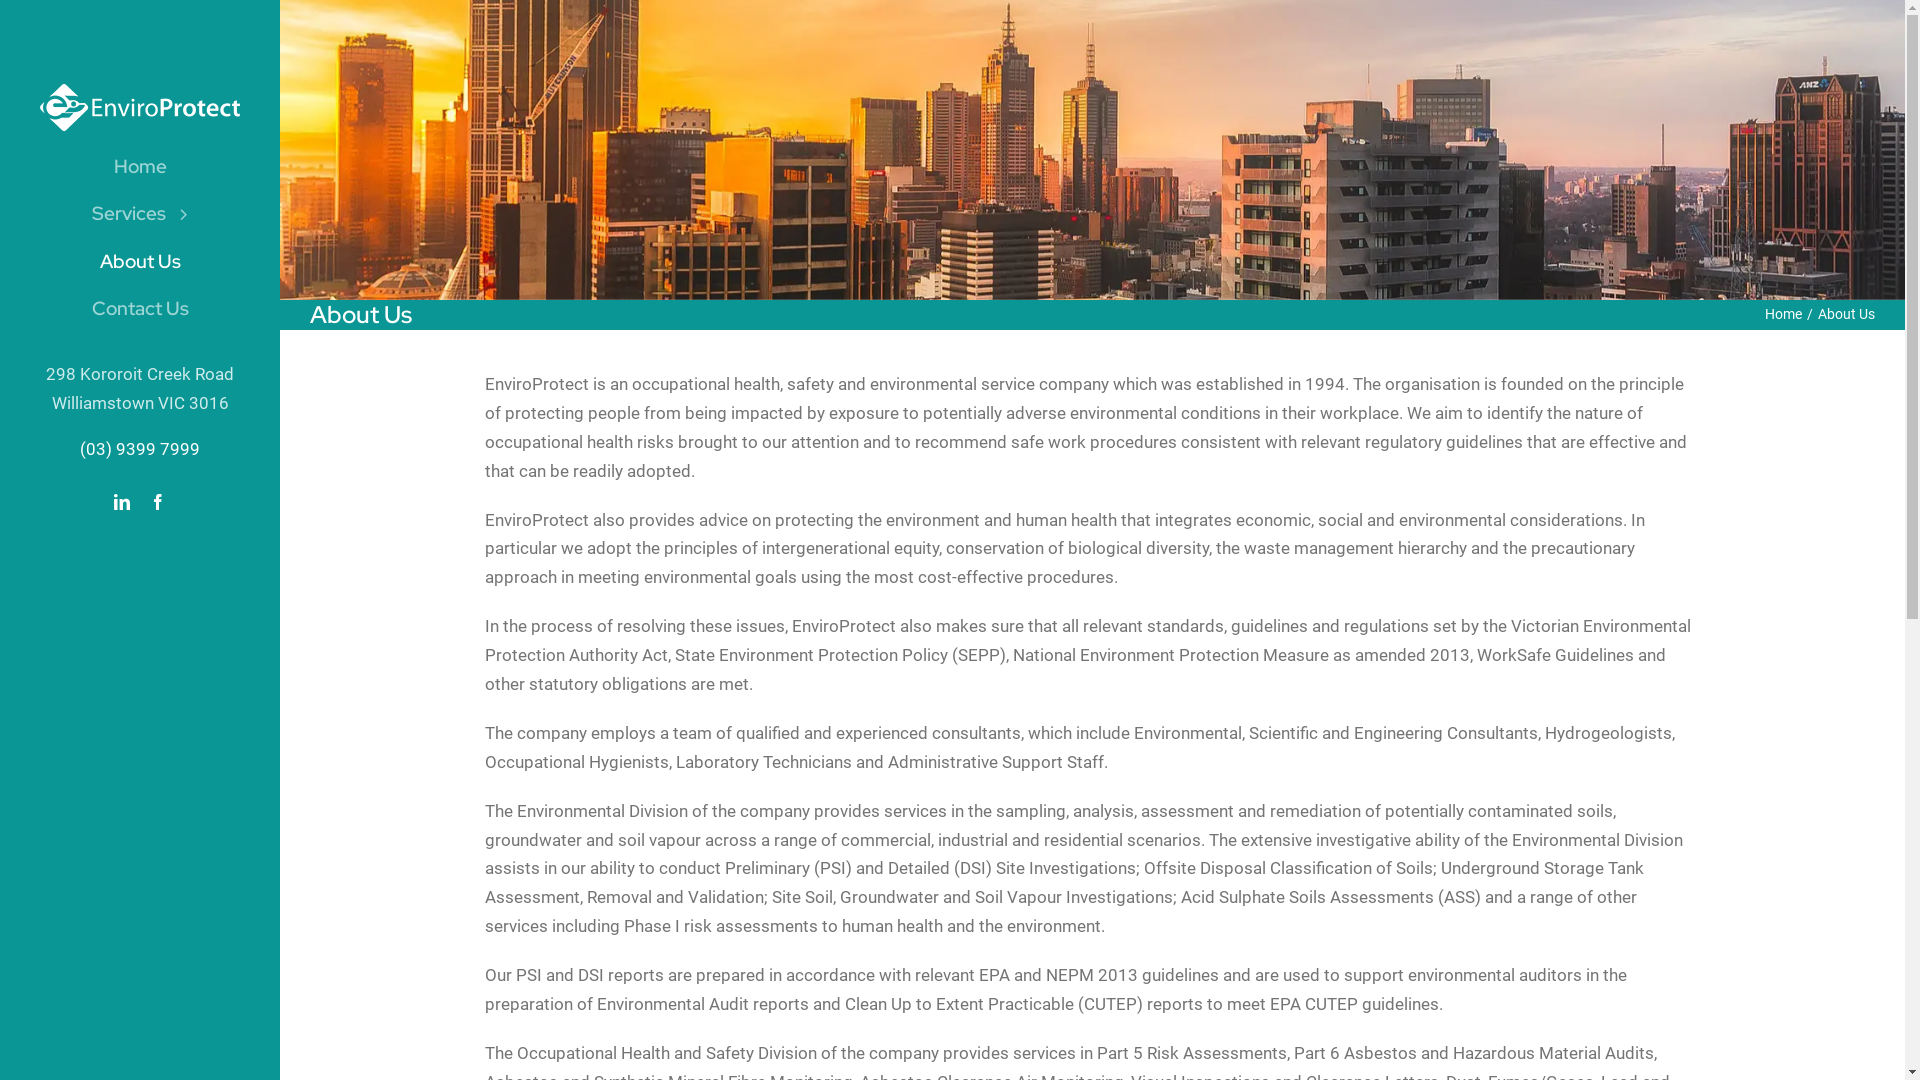 The image size is (1920, 1080). I want to click on 'Home', so click(1783, 313).